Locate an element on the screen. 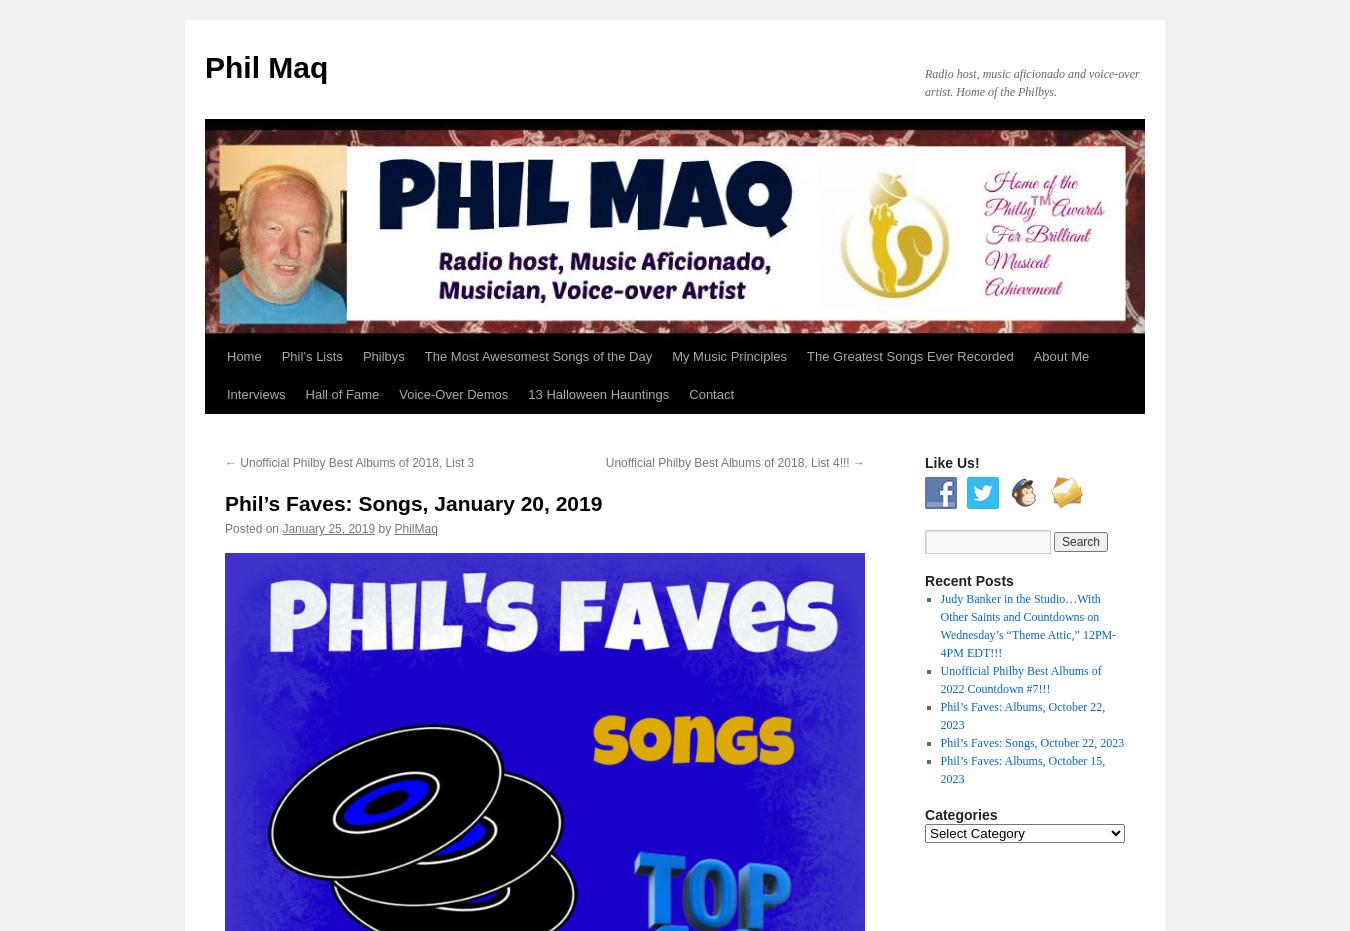 The width and height of the screenshot is (1350, 931). 'Unofficial Philby Best Albums of 2022 Countdown #7!!!' is located at coordinates (939, 679).